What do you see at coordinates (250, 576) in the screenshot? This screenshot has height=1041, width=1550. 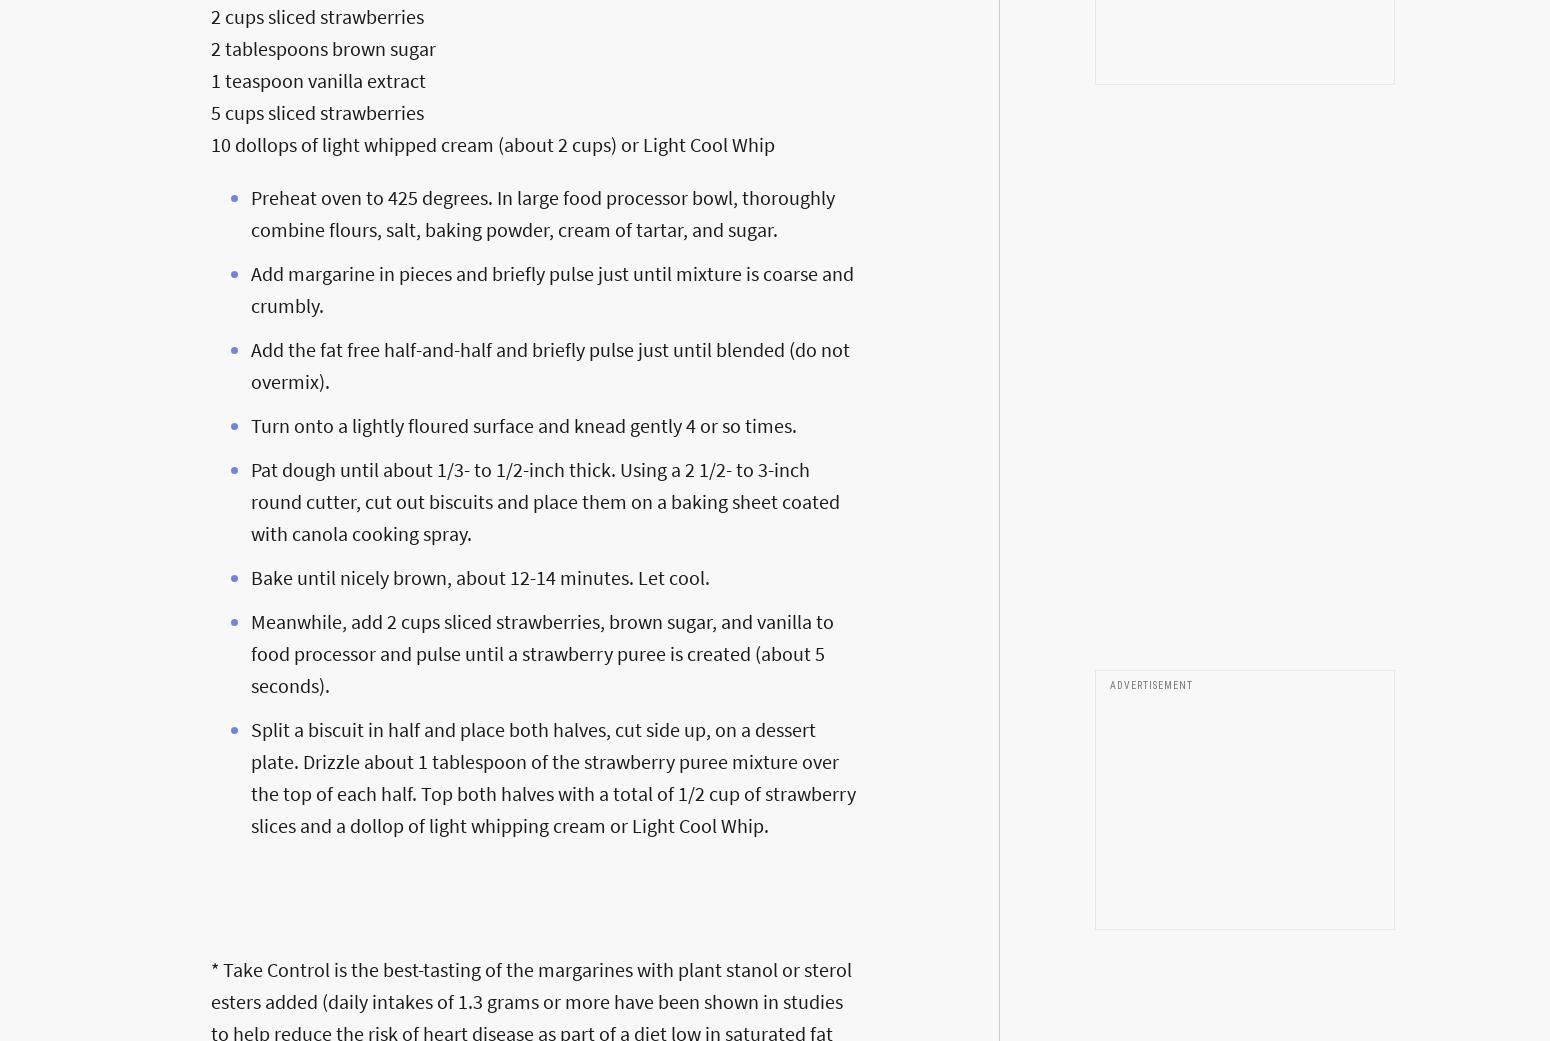 I see `'Bake until nicely brown, about 12-14 minutes. Let cool.'` at bounding box center [250, 576].